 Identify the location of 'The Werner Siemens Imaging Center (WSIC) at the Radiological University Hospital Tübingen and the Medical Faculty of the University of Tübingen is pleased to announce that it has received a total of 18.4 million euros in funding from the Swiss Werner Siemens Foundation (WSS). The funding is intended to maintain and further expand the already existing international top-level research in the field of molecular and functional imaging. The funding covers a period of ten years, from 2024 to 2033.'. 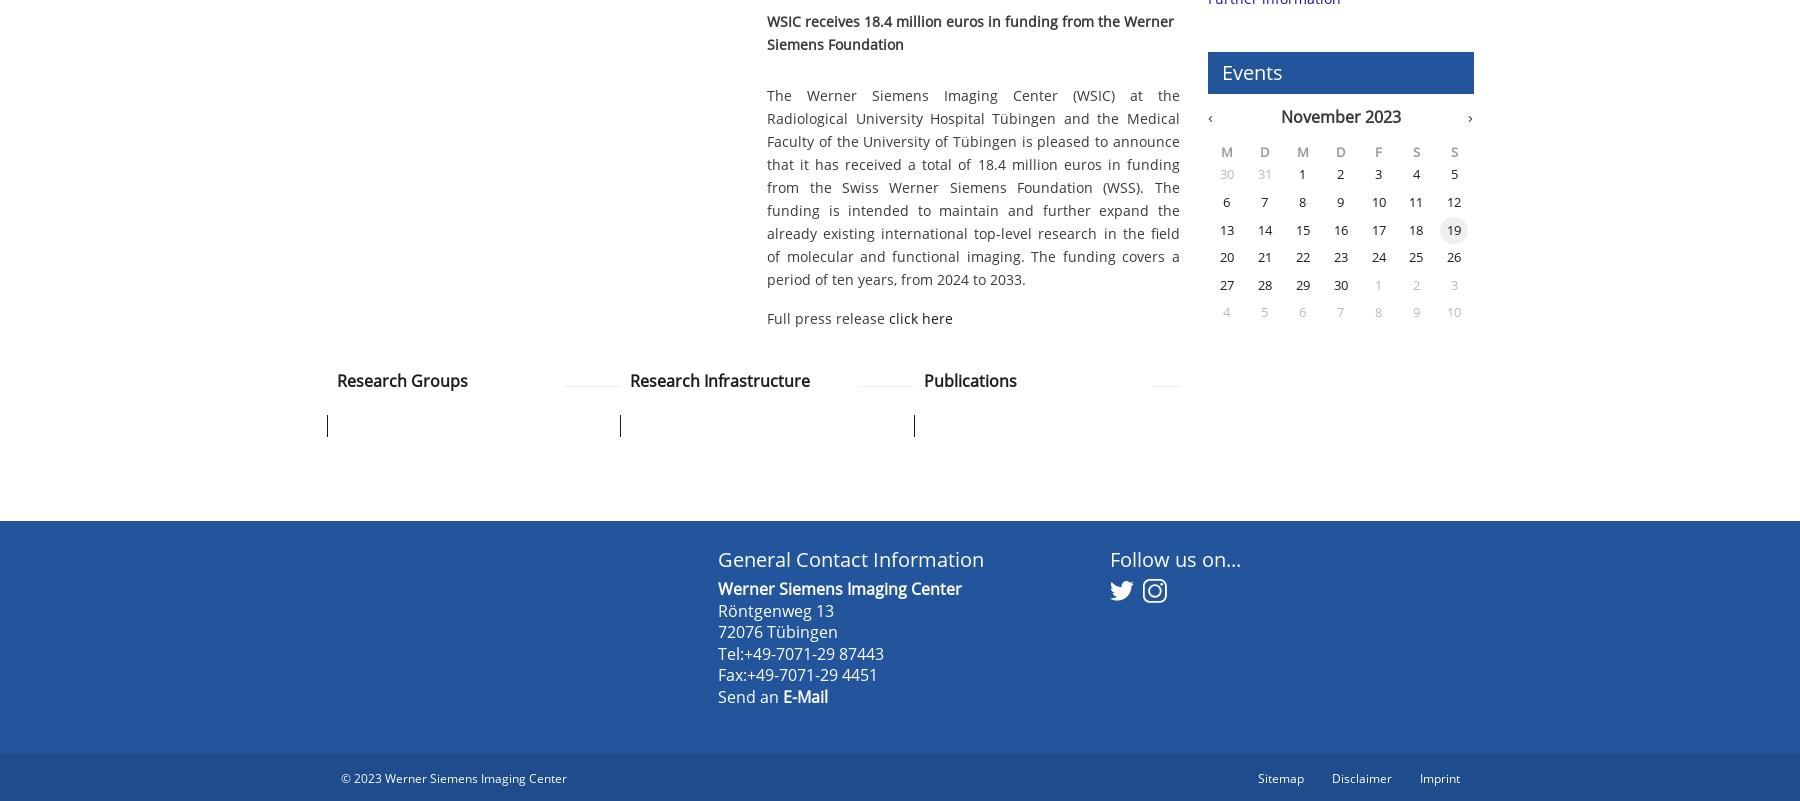
(972, 186).